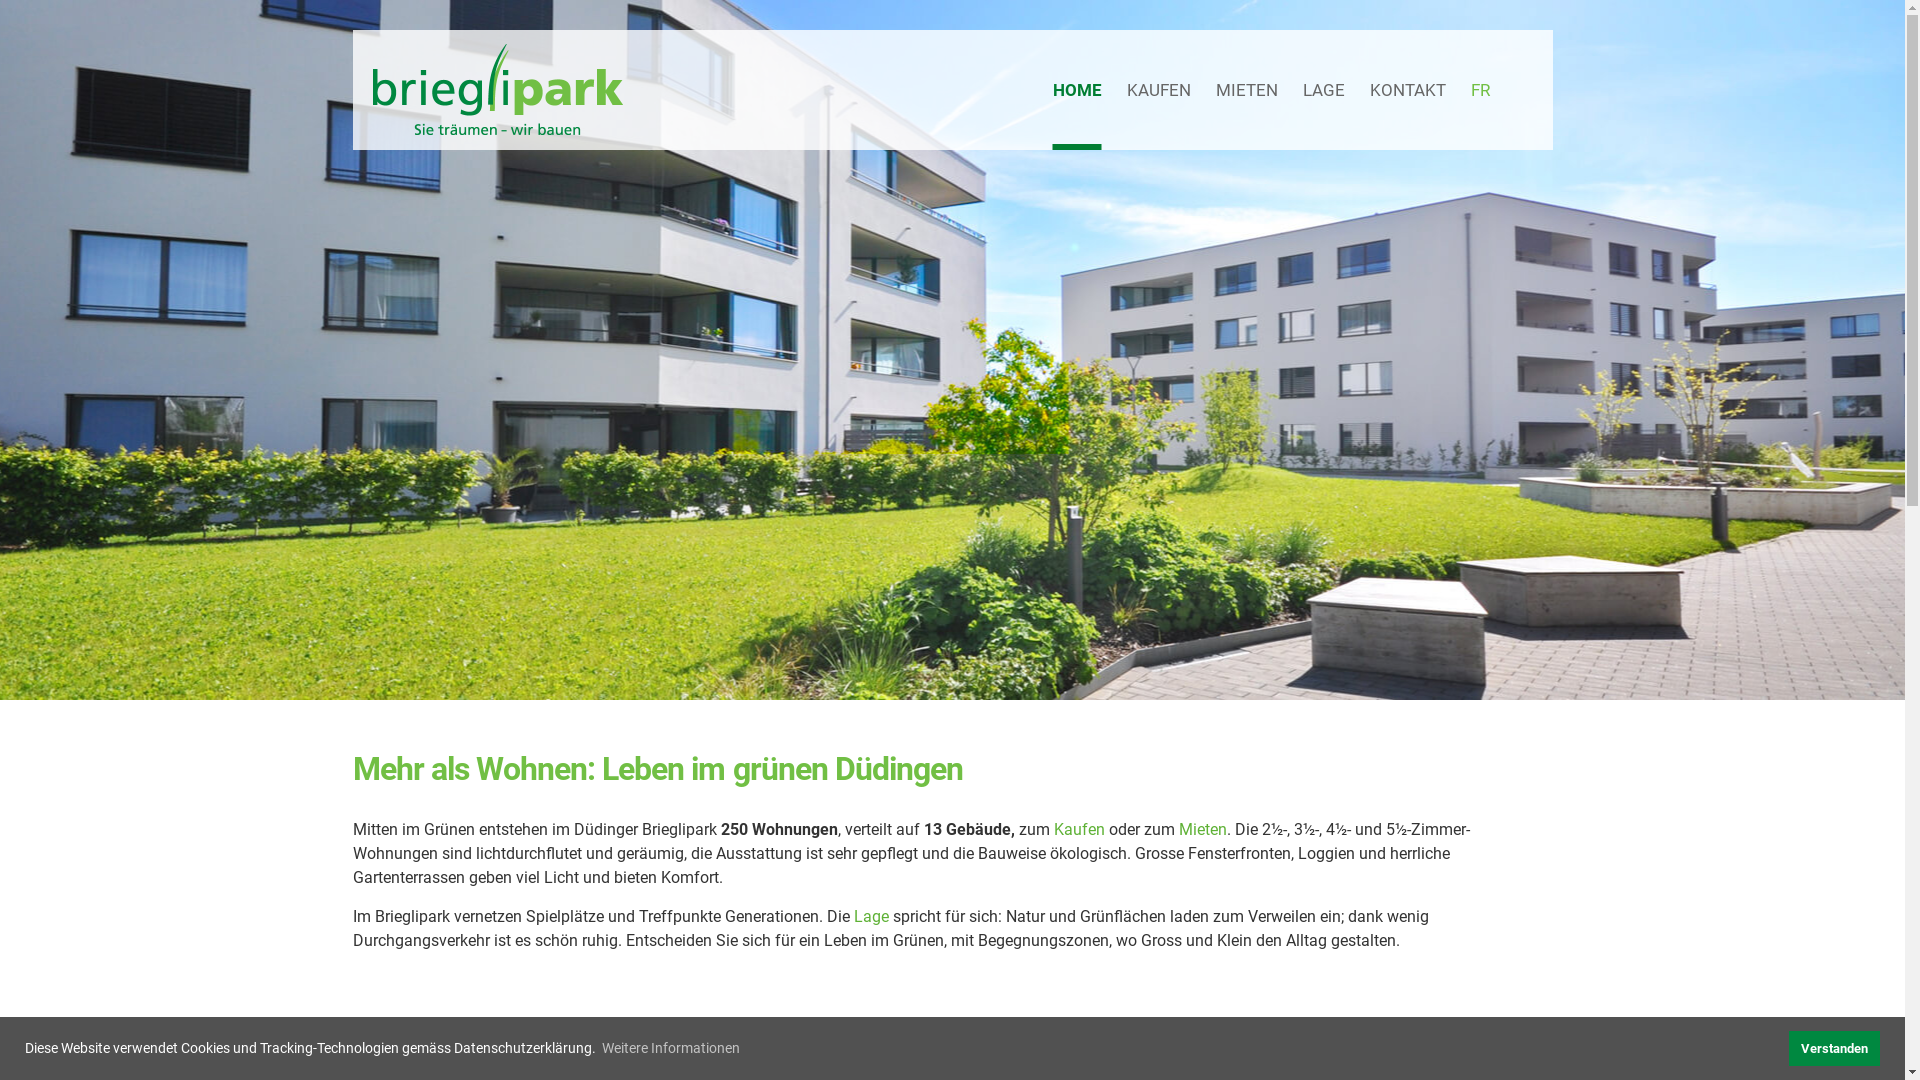  What do you see at coordinates (1834, 1047) in the screenshot?
I see `'Verstanden'` at bounding box center [1834, 1047].